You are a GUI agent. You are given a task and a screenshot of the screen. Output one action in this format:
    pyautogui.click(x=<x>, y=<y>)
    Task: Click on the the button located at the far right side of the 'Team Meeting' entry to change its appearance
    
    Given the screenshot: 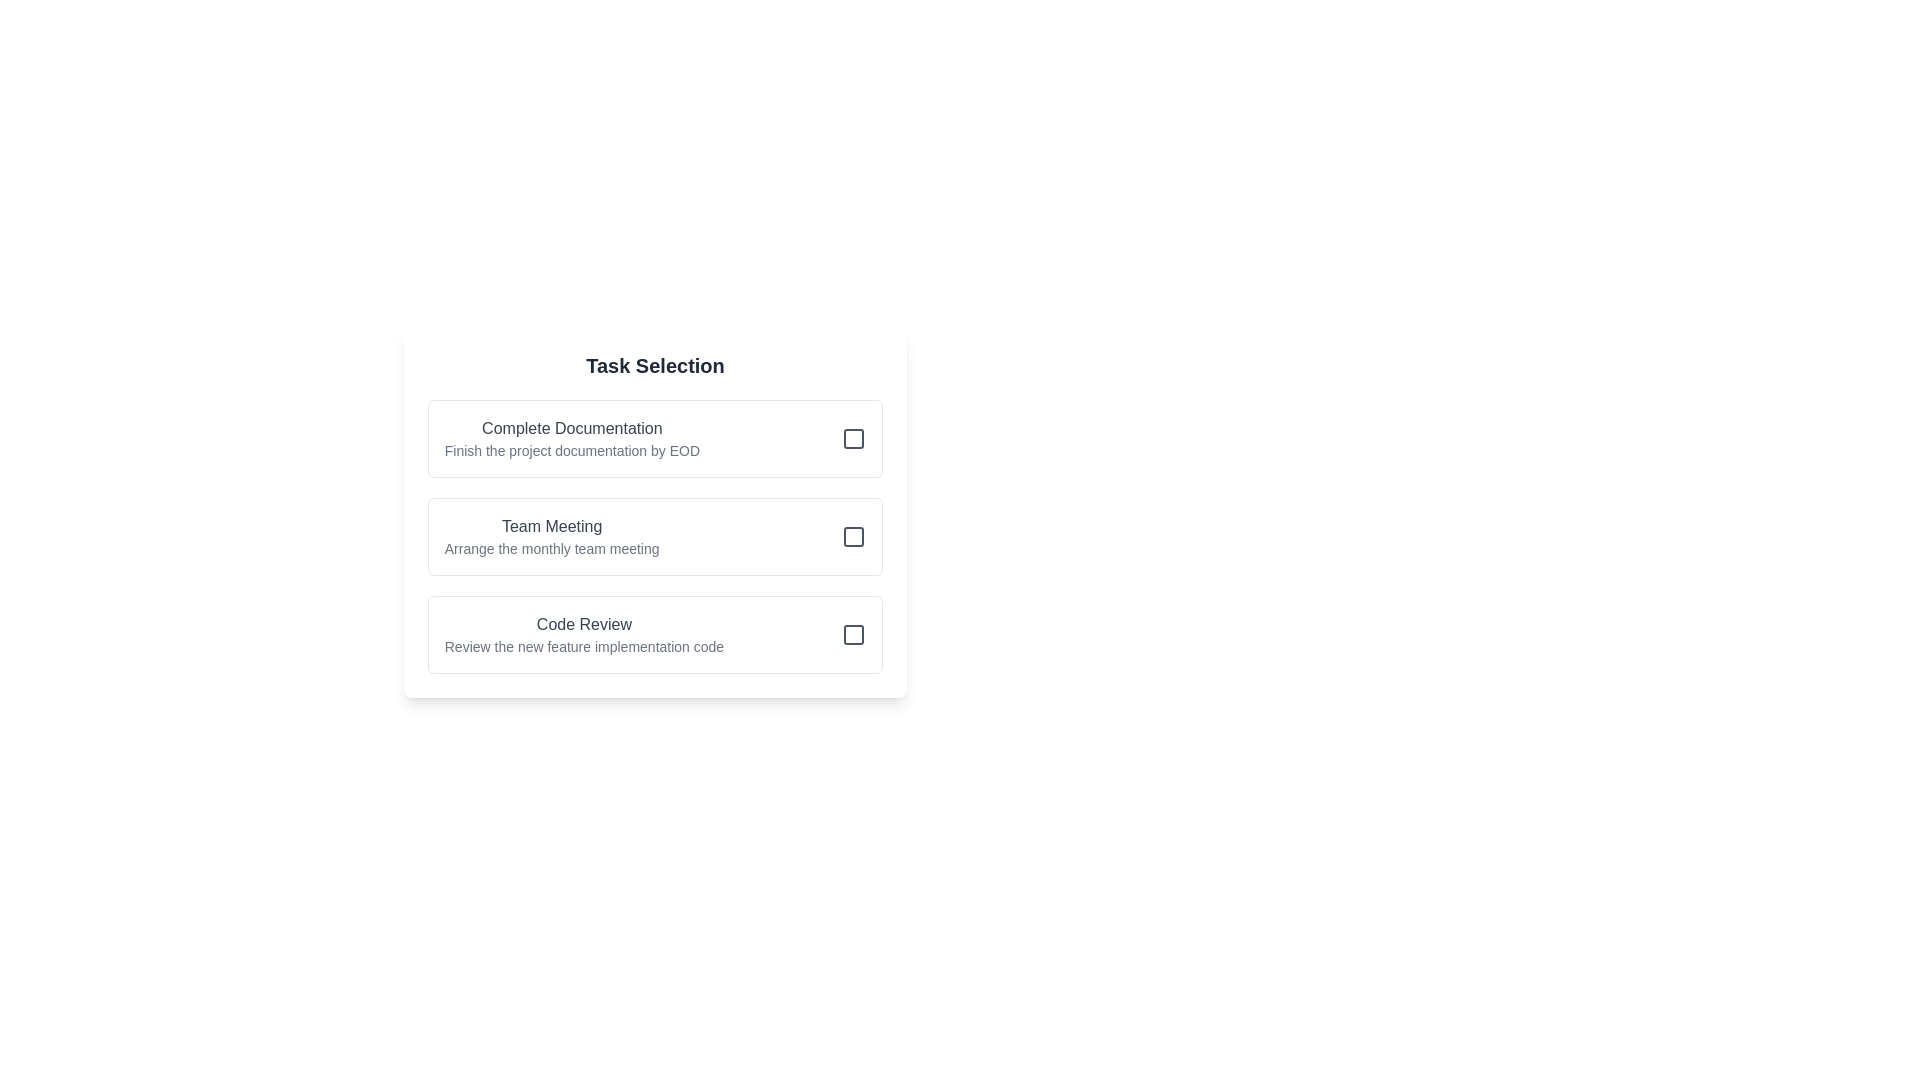 What is the action you would take?
    pyautogui.click(x=854, y=535)
    